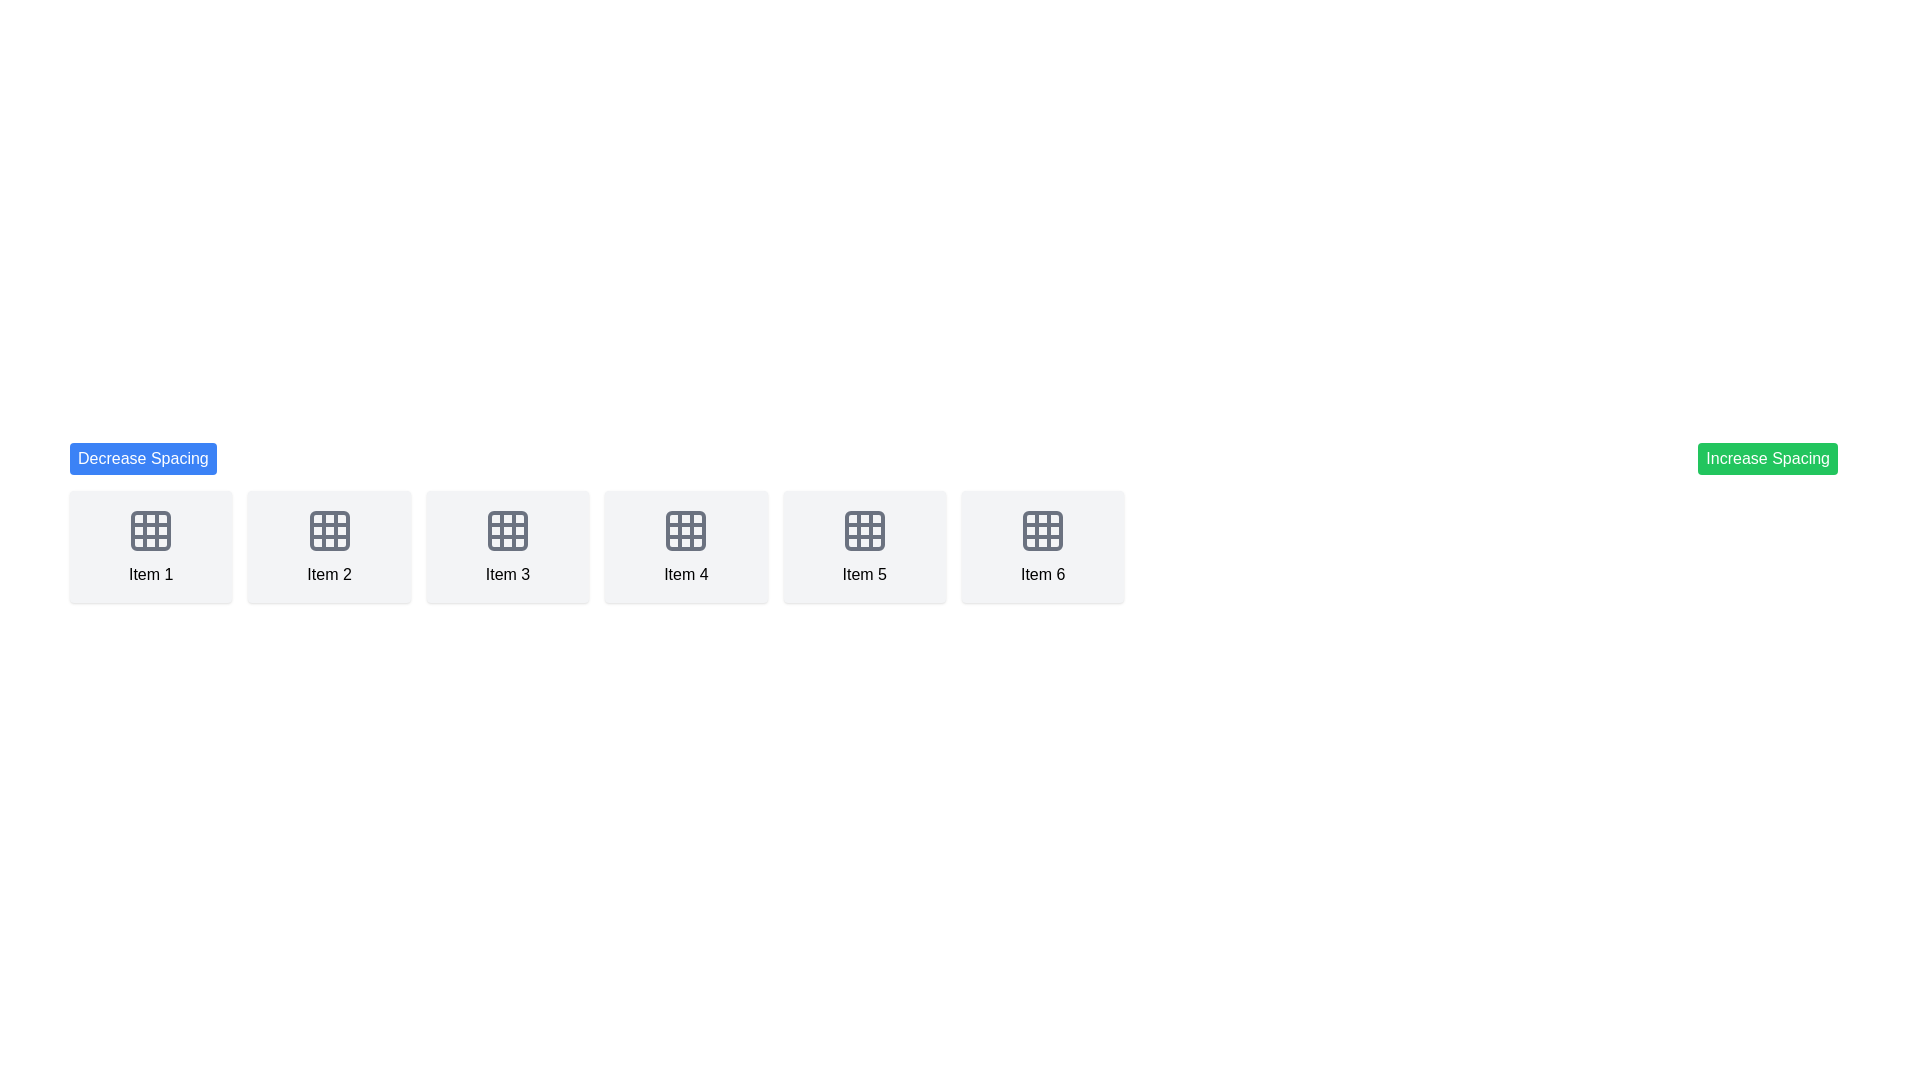  I want to click on the SVG Icon representing a grid layout, which is visually central within the 'Item 6' box, so click(1042, 530).